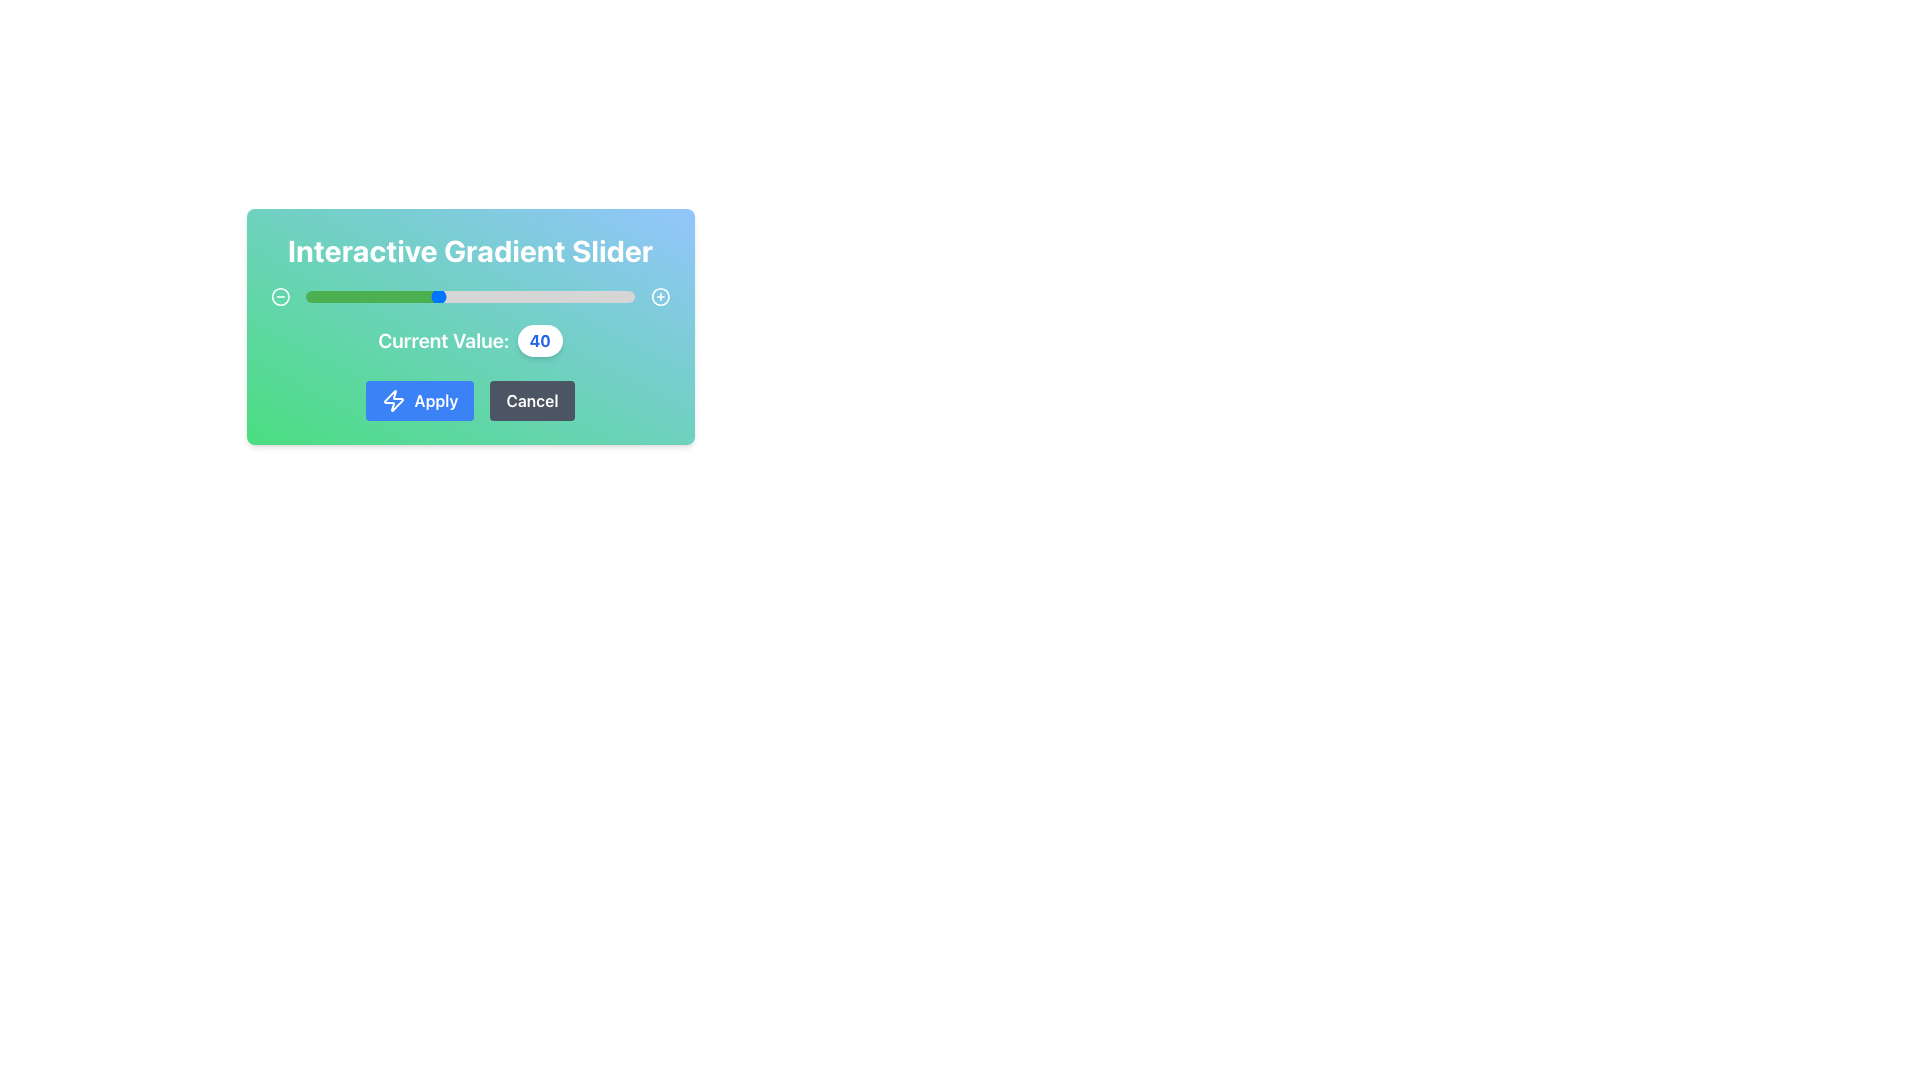  I want to click on the slider, so click(570, 297).